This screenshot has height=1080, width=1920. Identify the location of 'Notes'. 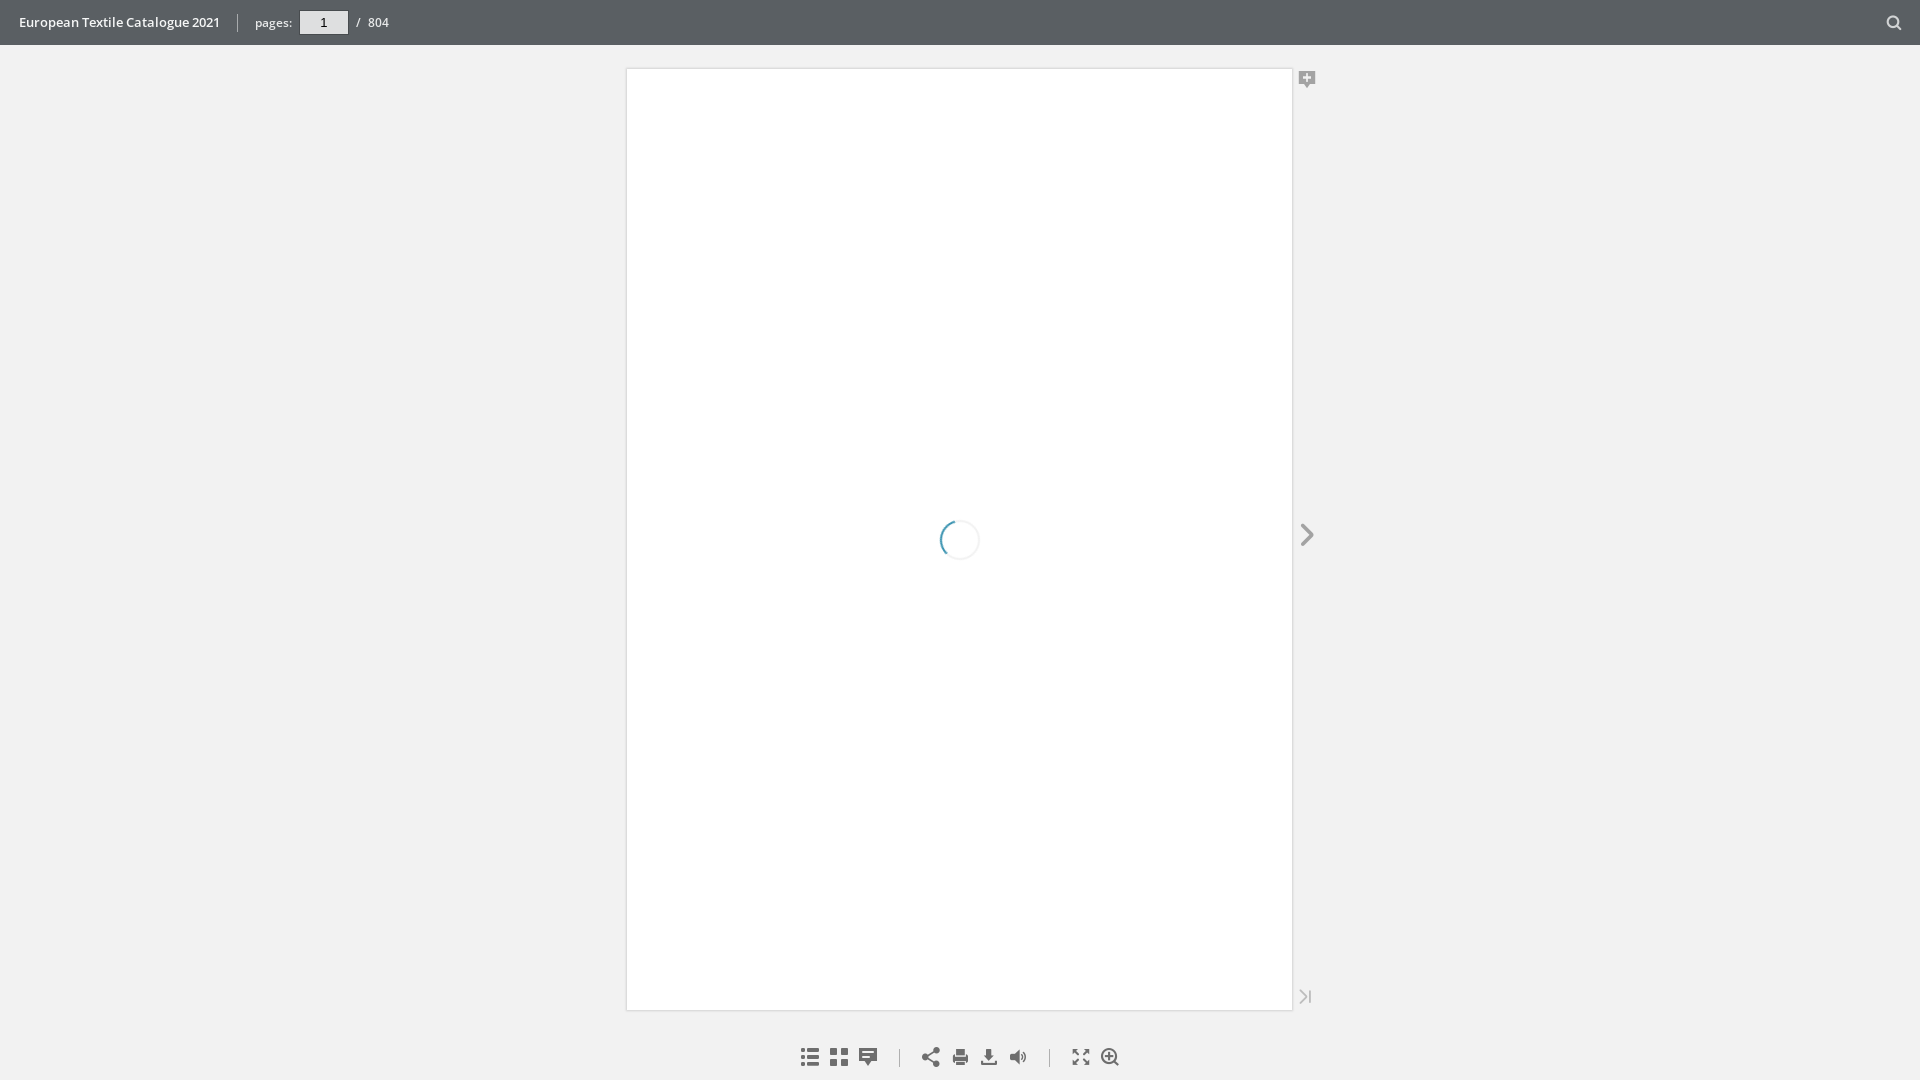
(868, 1056).